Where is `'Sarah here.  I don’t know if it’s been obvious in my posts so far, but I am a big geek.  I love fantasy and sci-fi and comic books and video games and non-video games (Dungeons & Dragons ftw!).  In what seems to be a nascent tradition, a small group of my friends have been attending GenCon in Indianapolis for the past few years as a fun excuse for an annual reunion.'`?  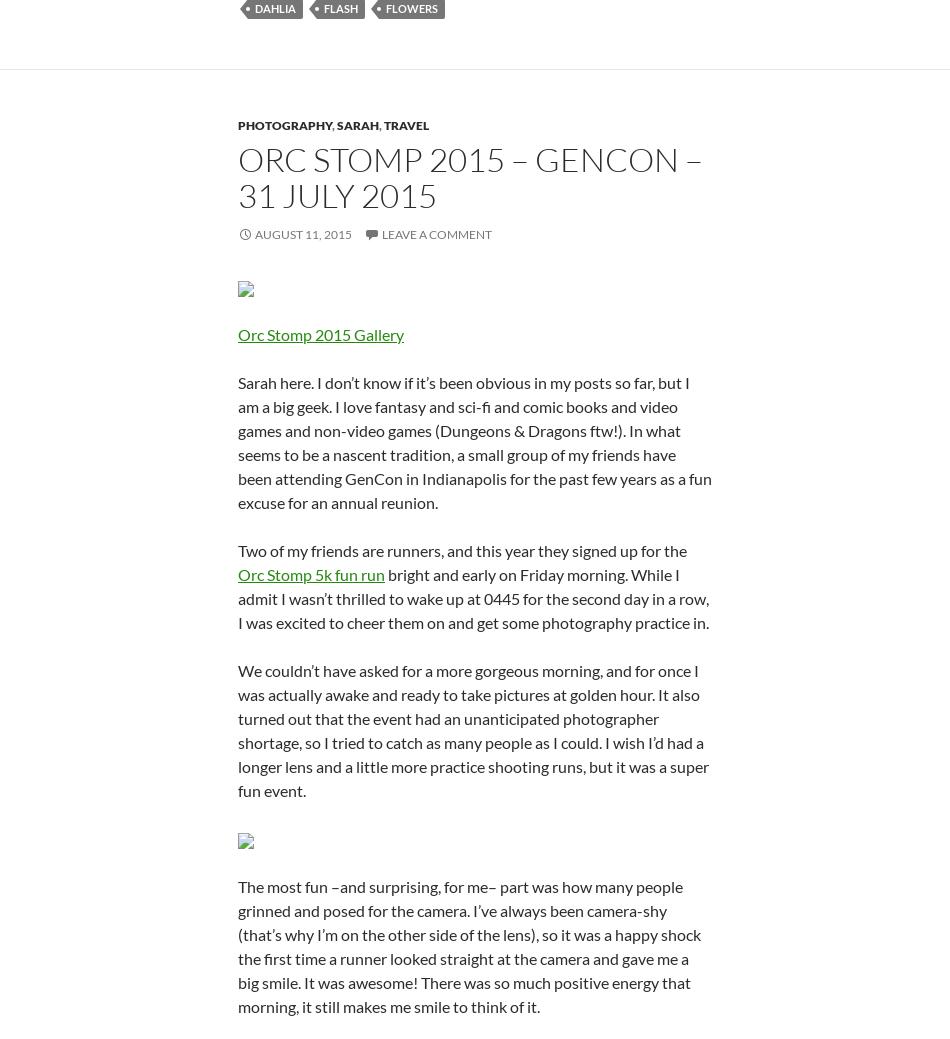
'Sarah here.  I don’t know if it’s been obvious in my posts so far, but I am a big geek.  I love fantasy and sci-fi and comic books and video games and non-video games (Dungeons & Dragons ftw!).  In what seems to be a nascent tradition, a small group of my friends have been attending GenCon in Indianapolis for the past few years as a fun excuse for an annual reunion.' is located at coordinates (475, 440).